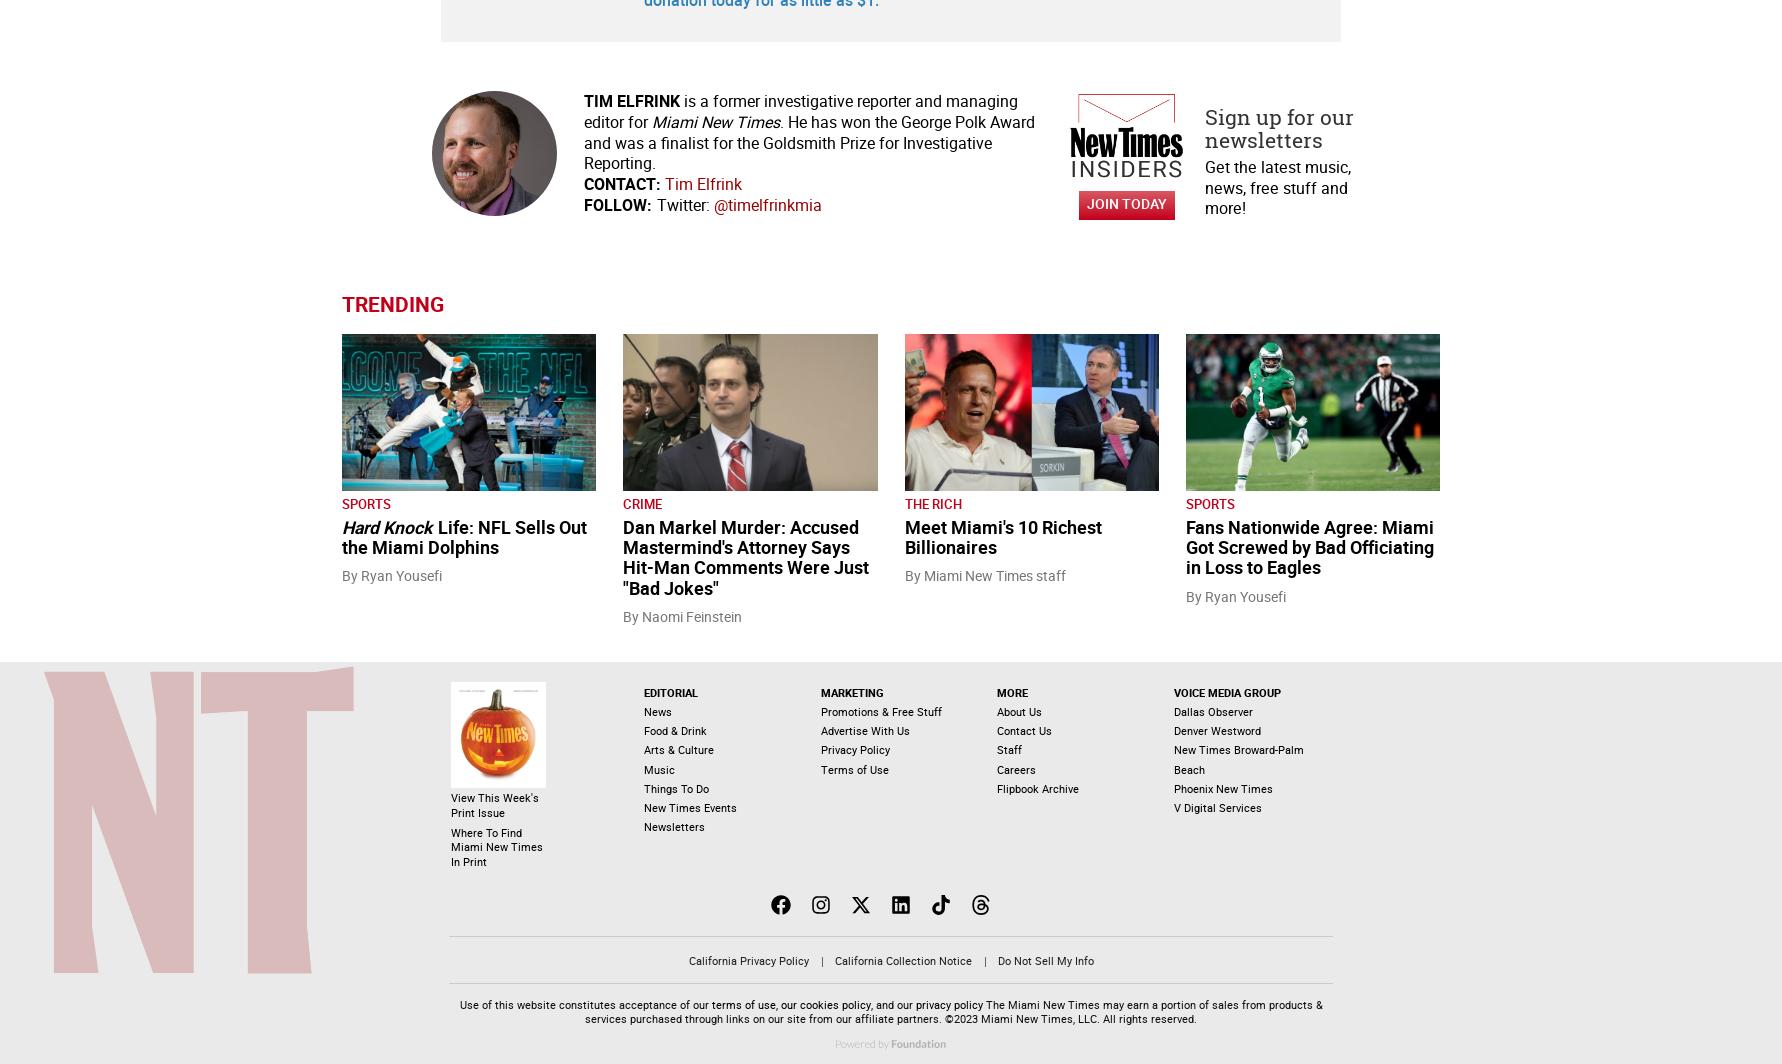 This screenshot has height=1064, width=1782. What do you see at coordinates (463, 537) in the screenshot?
I see `'Life: NFL Sells Out the Miami Dolphins'` at bounding box center [463, 537].